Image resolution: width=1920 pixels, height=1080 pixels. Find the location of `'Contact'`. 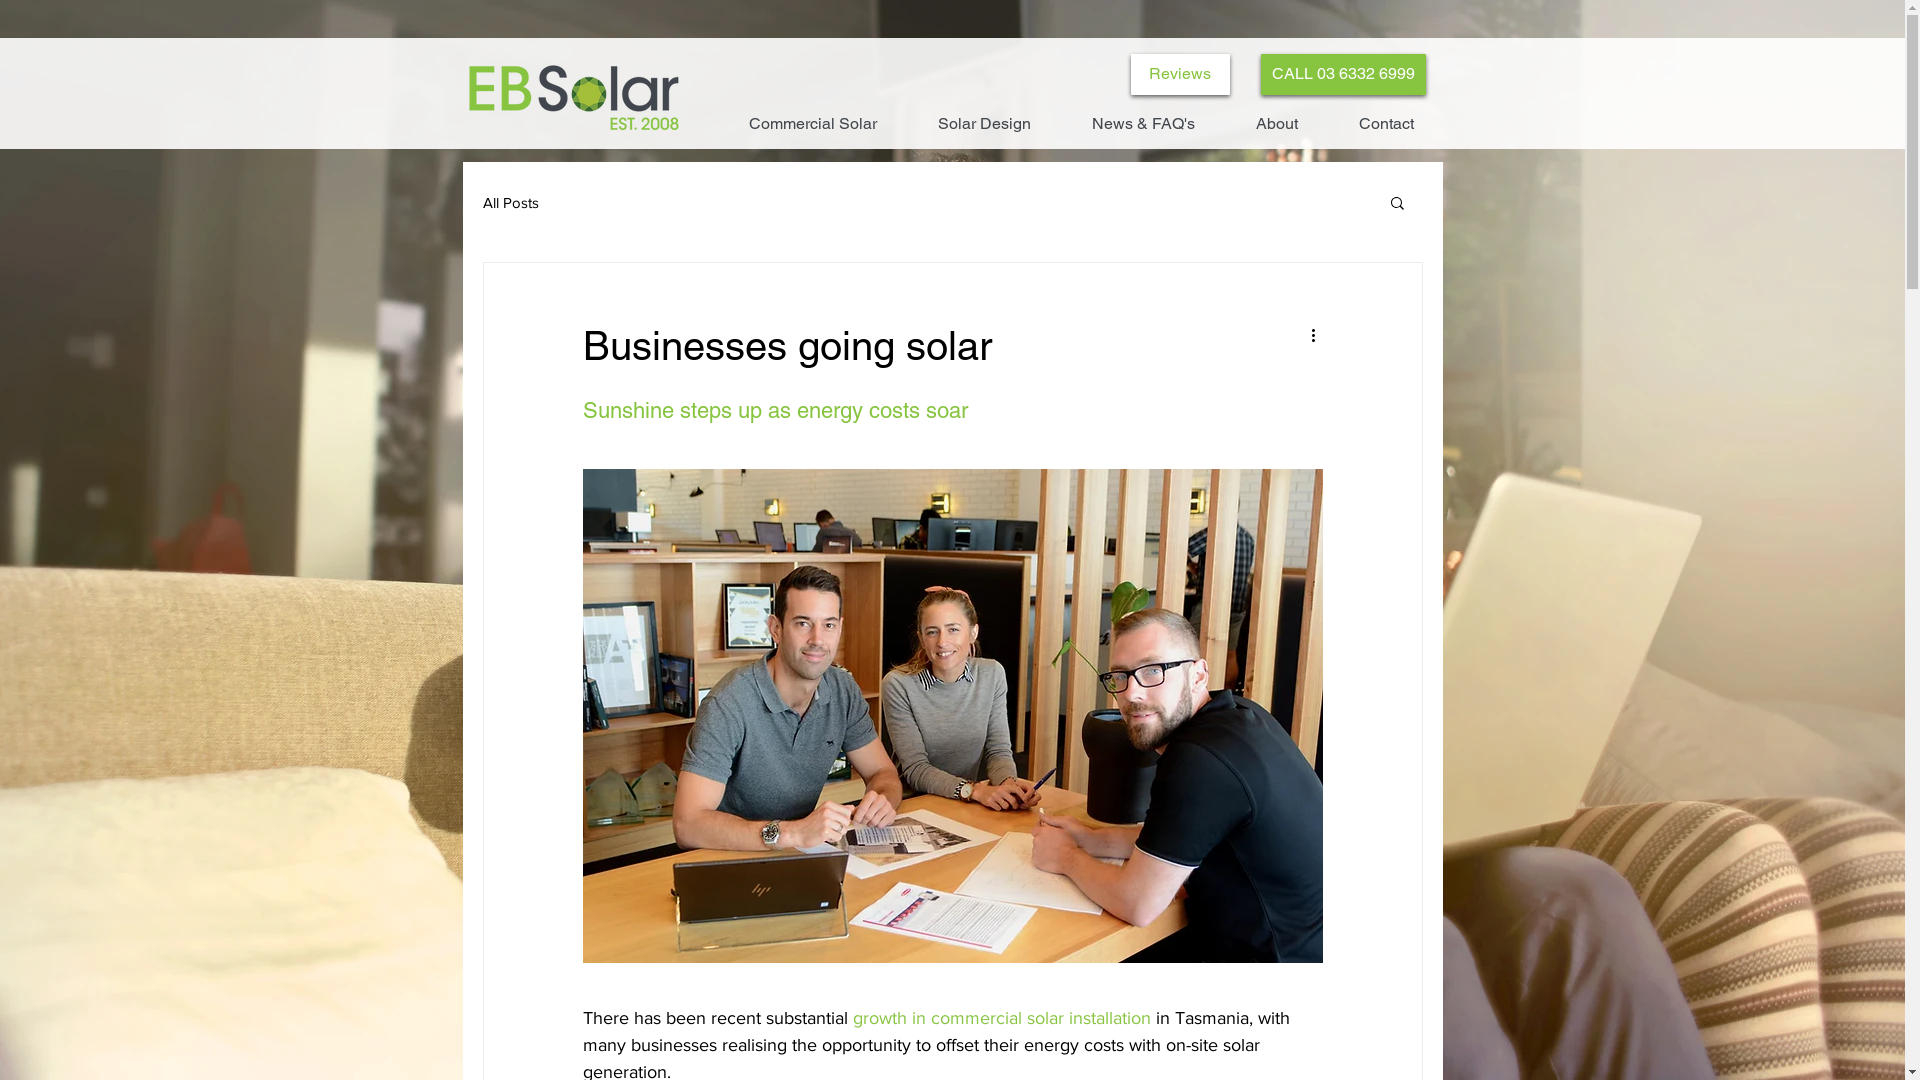

'Contact' is located at coordinates (1384, 123).